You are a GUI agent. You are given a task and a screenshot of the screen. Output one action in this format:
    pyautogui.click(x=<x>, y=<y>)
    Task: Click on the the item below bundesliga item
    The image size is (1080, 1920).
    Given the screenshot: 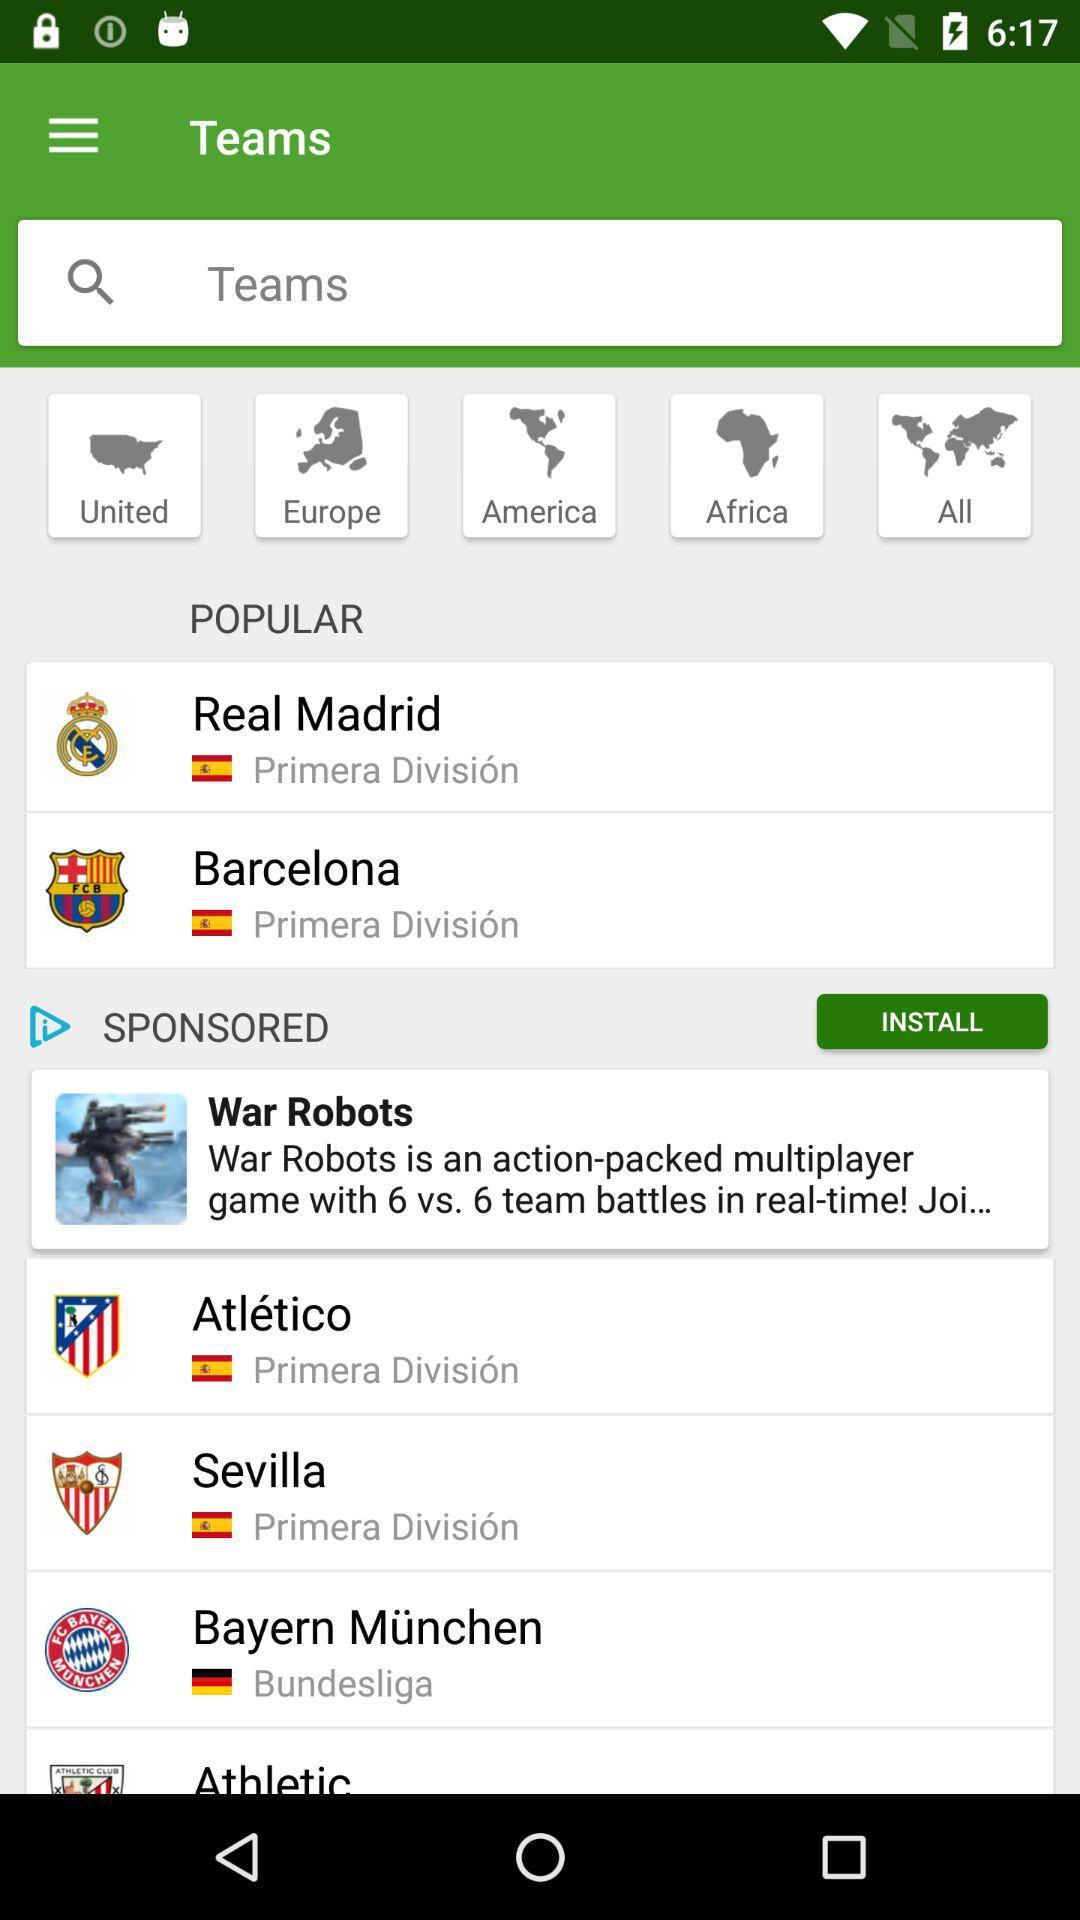 What is the action you would take?
    pyautogui.click(x=608, y=1772)
    